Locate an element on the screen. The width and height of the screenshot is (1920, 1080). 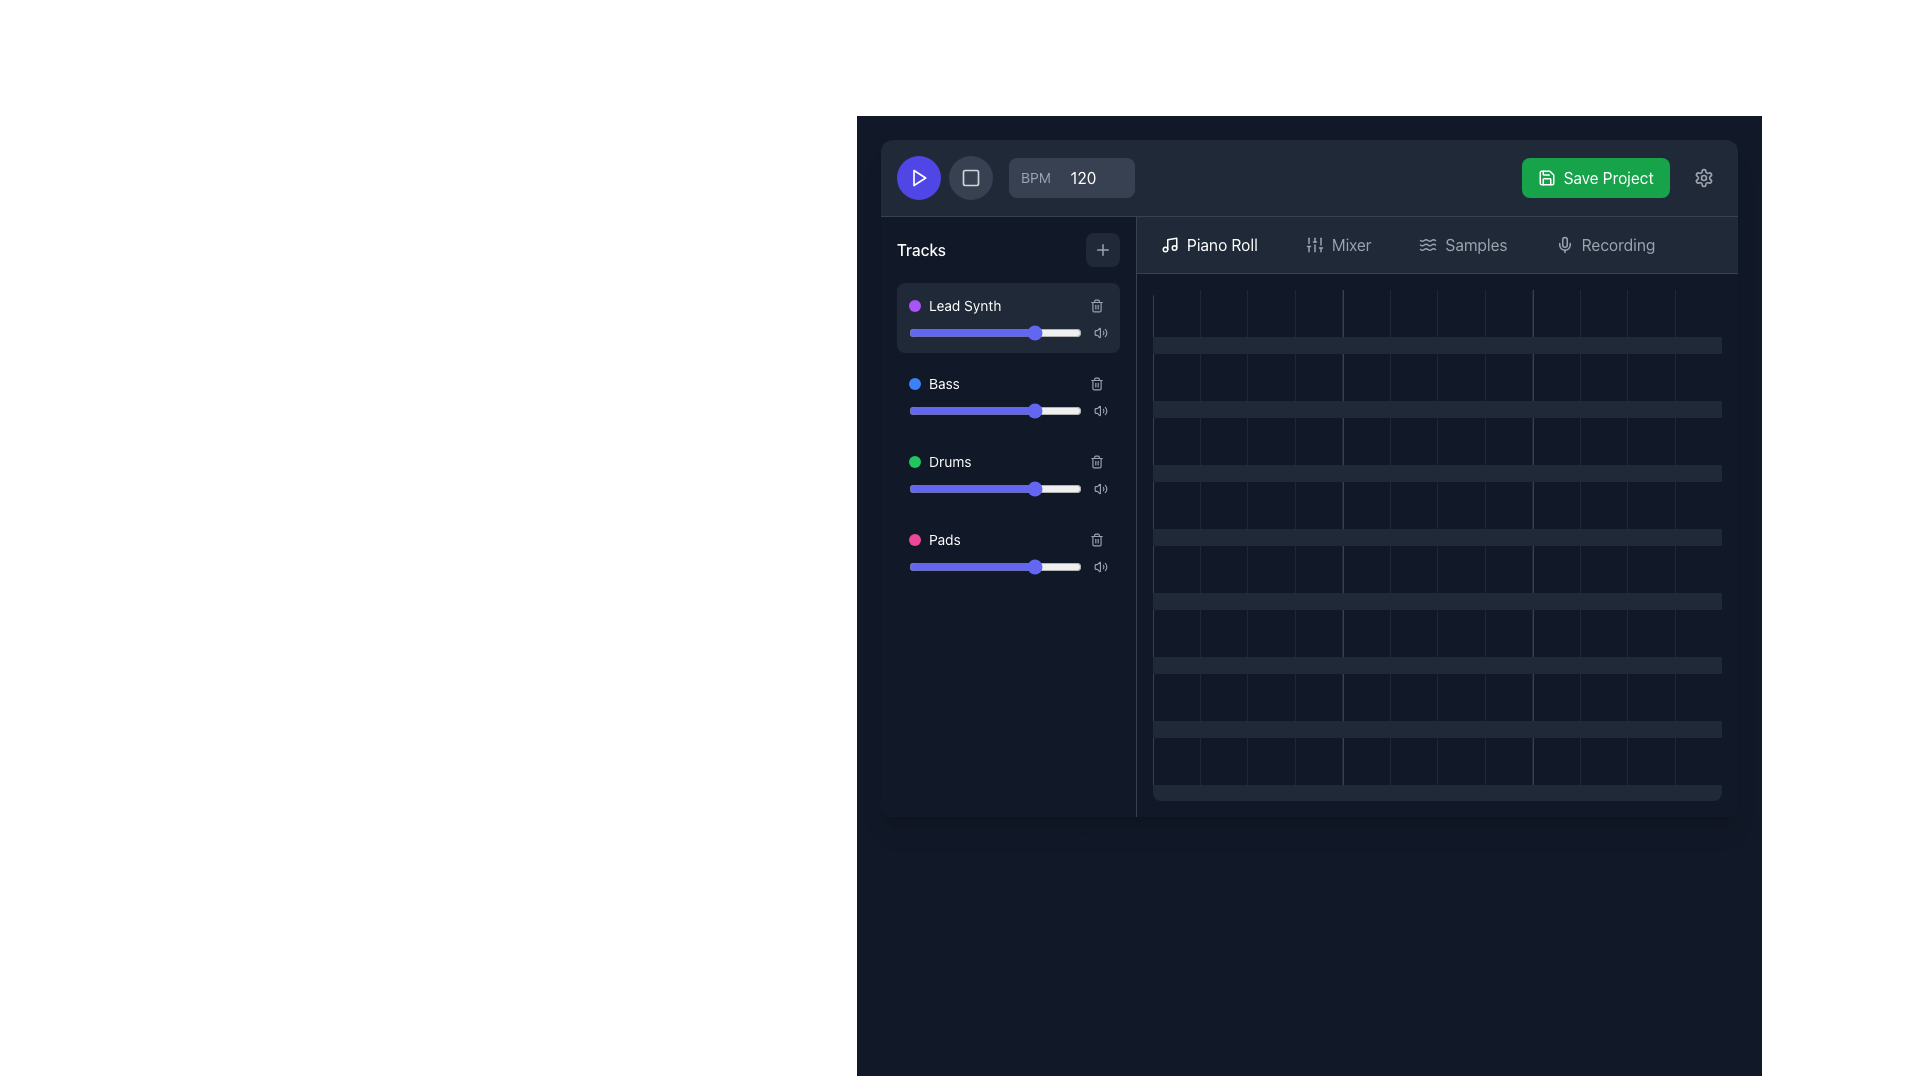
the gear-like settings icon located at the top-right corner of the interface is located at coordinates (1703, 176).